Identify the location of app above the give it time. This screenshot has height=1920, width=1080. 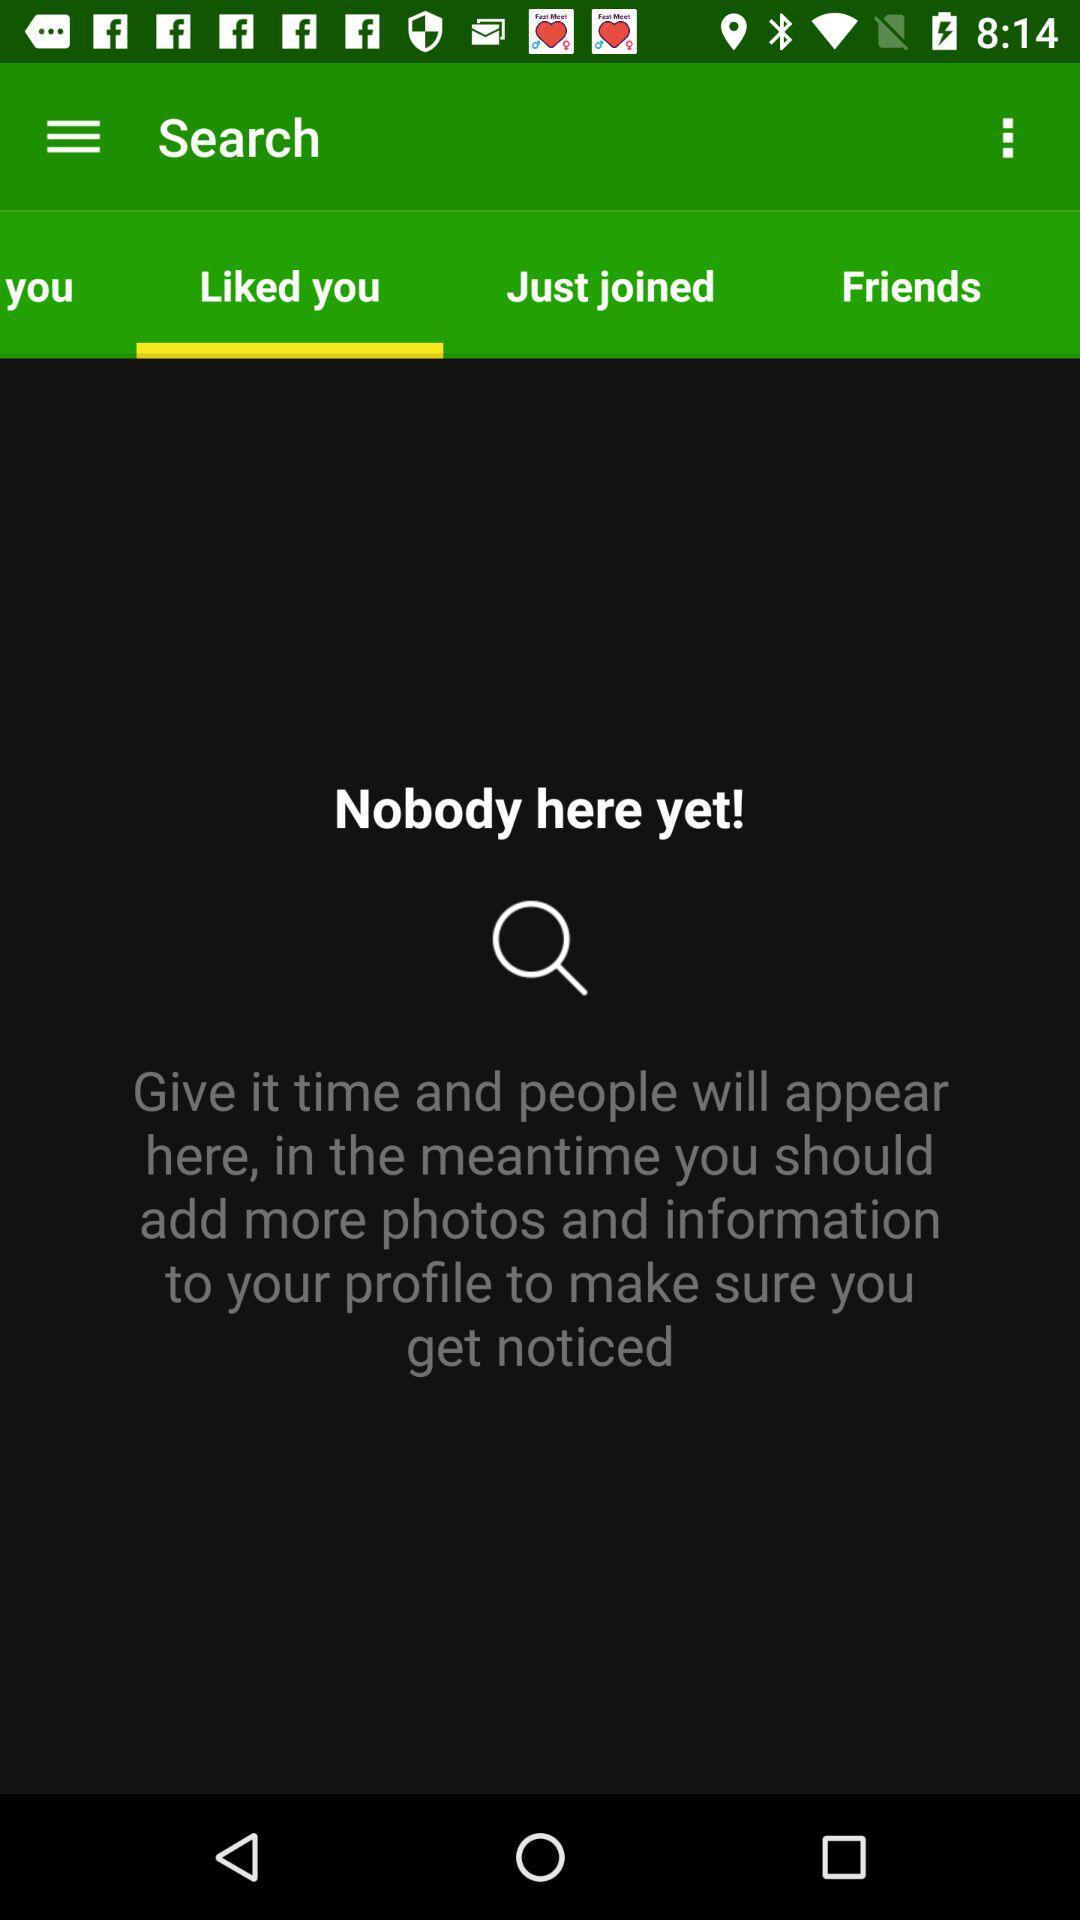
(911, 283).